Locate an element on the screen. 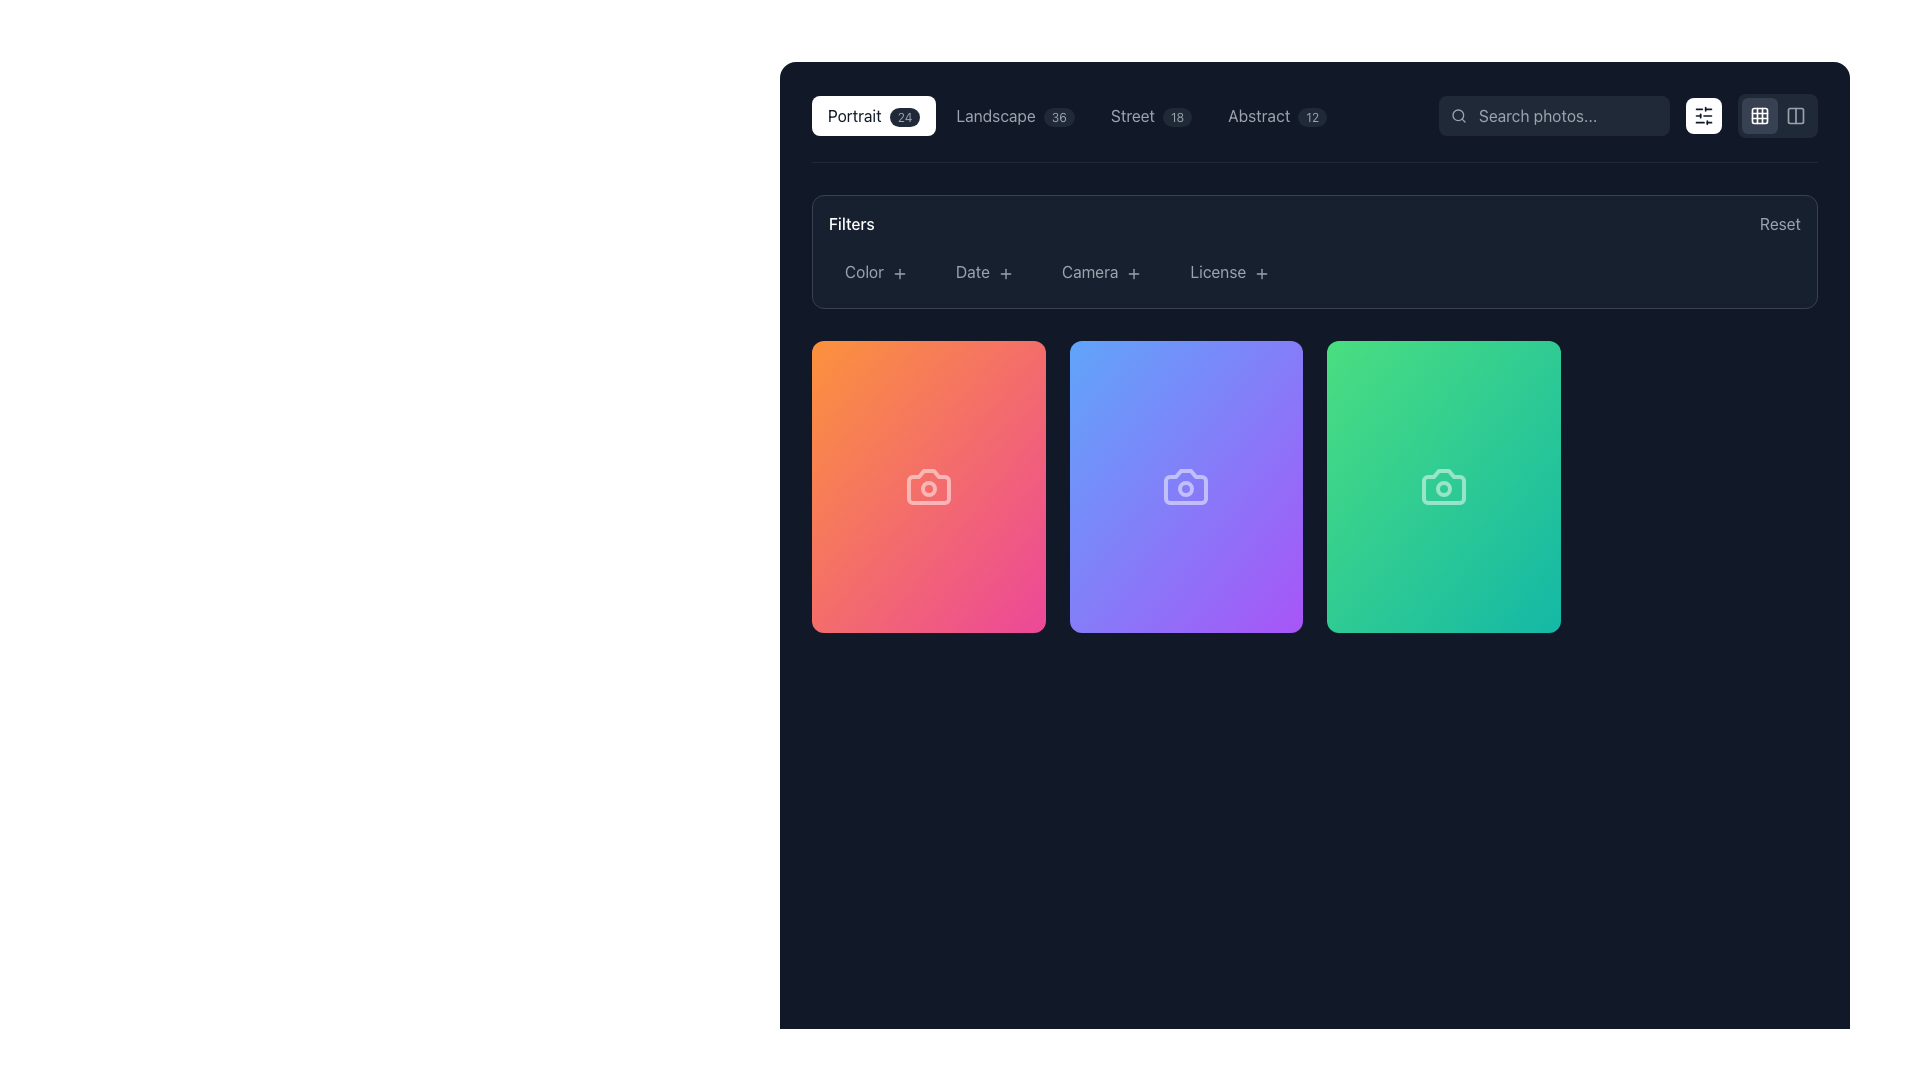 The height and width of the screenshot is (1080, 1920). the camera icon located on the gradient purple card, which is the second card in a row of three cards, to interact with it is located at coordinates (1186, 486).